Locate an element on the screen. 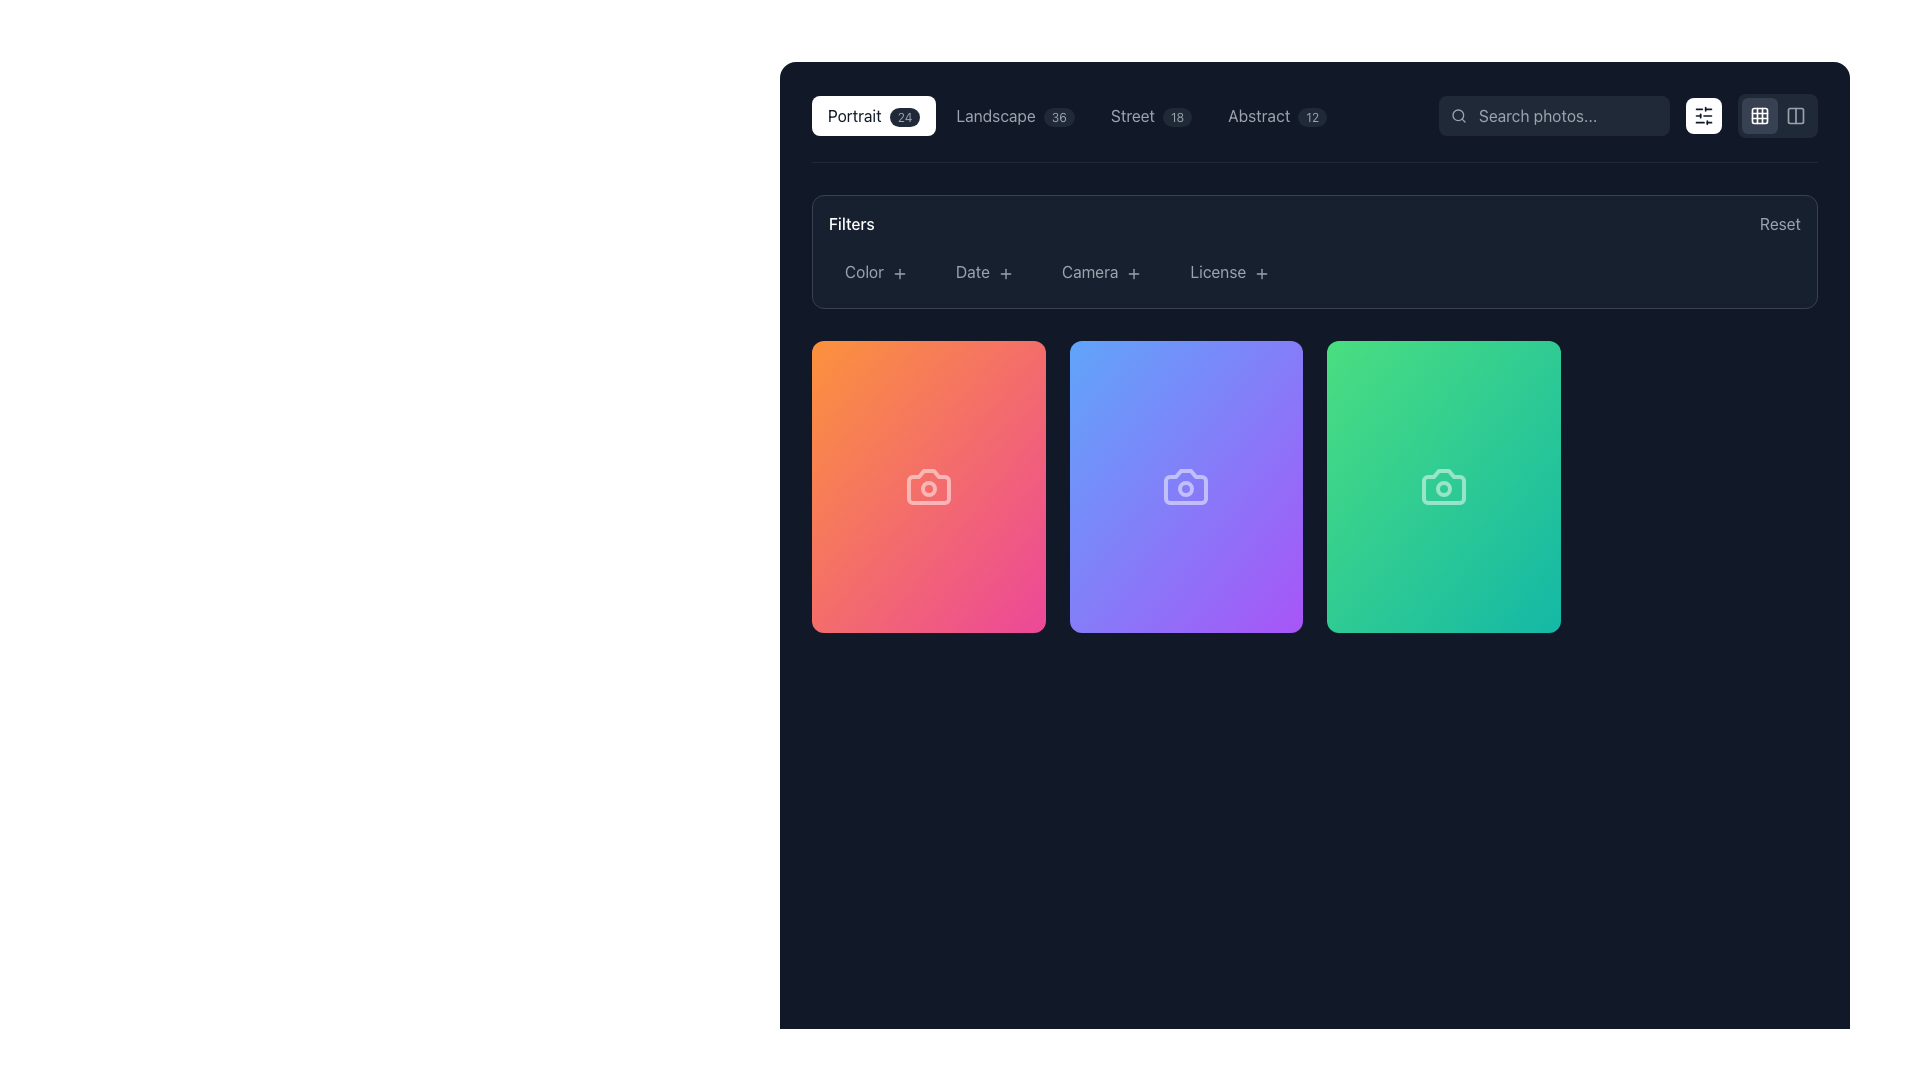 The height and width of the screenshot is (1080, 1920). the camera icon located on the gradient purple card, which is the second card in a row of three cards, to interact with it is located at coordinates (1186, 486).